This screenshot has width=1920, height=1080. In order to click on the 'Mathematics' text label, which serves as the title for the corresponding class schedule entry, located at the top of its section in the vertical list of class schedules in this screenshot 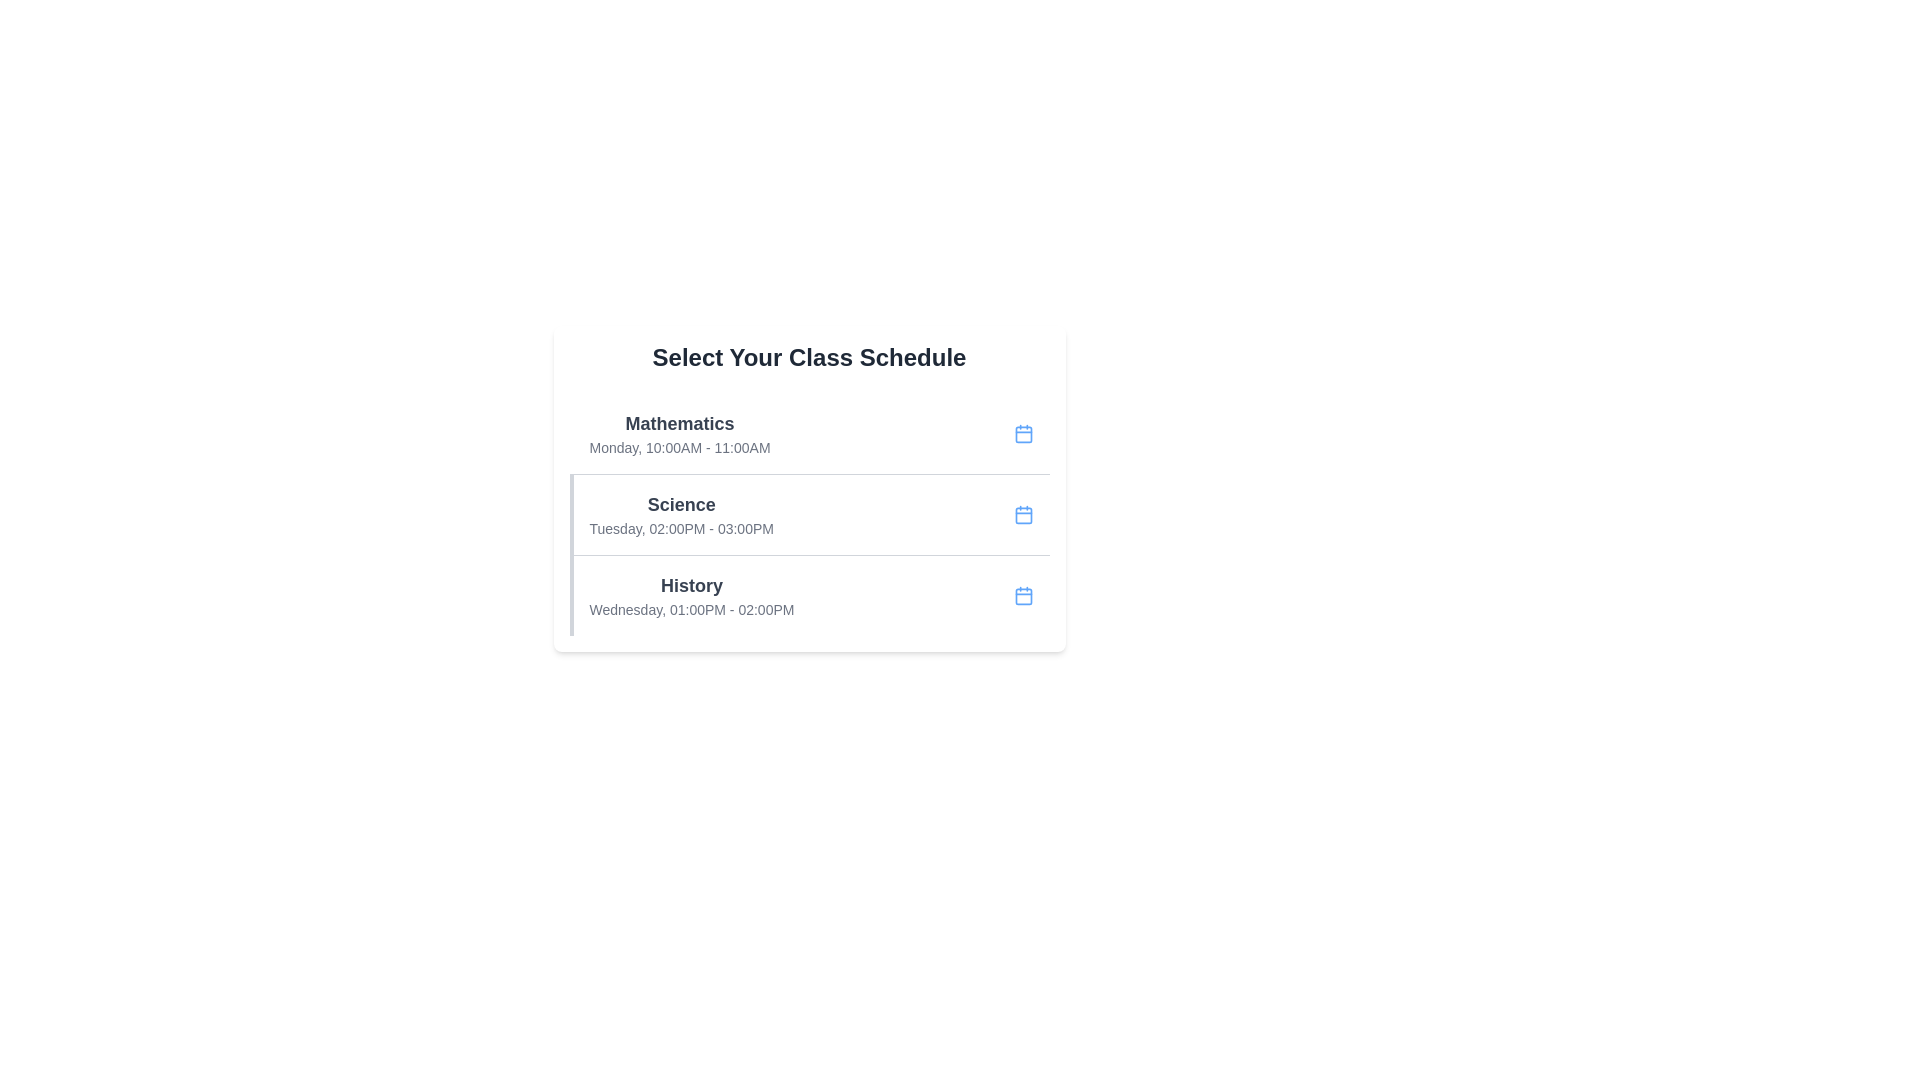, I will do `click(680, 423)`.